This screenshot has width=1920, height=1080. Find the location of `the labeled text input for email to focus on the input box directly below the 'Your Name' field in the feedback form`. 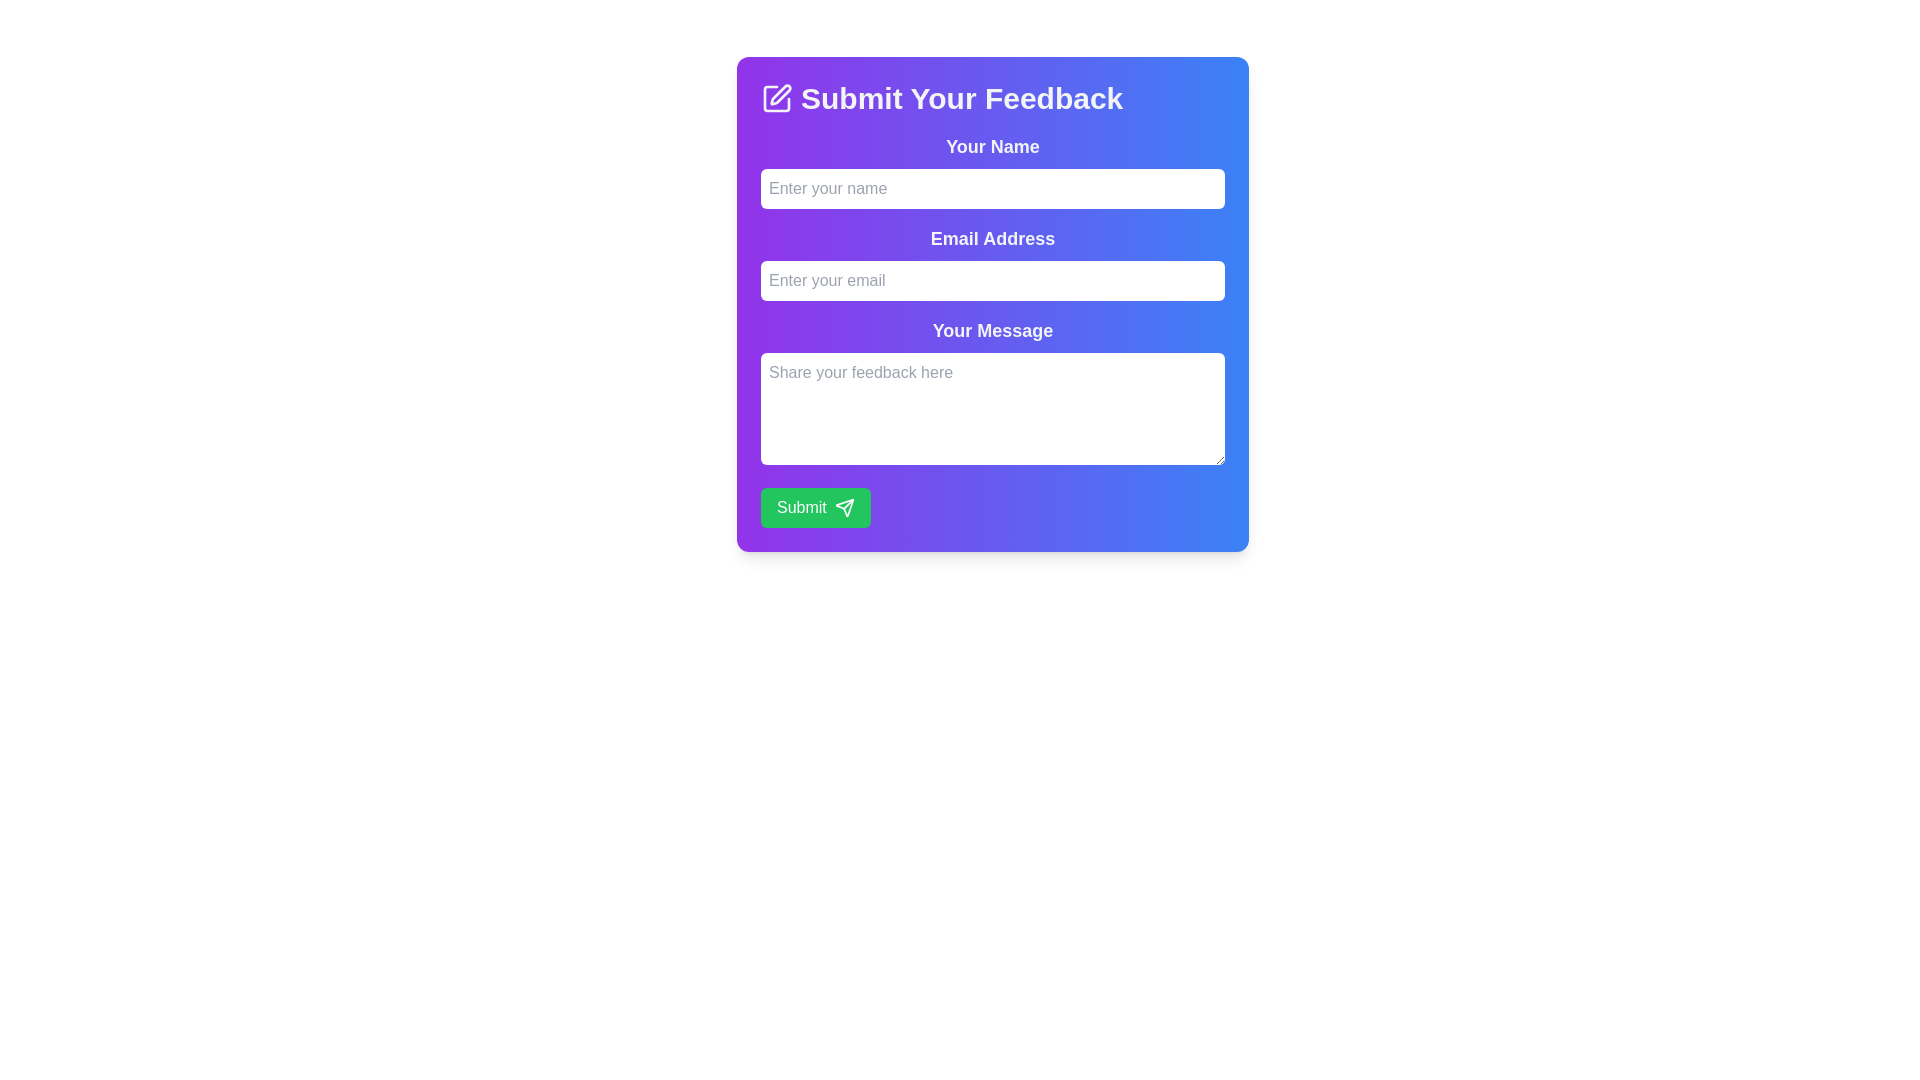

the labeled text input for email to focus on the input box directly below the 'Your Name' field in the feedback form is located at coordinates (993, 261).